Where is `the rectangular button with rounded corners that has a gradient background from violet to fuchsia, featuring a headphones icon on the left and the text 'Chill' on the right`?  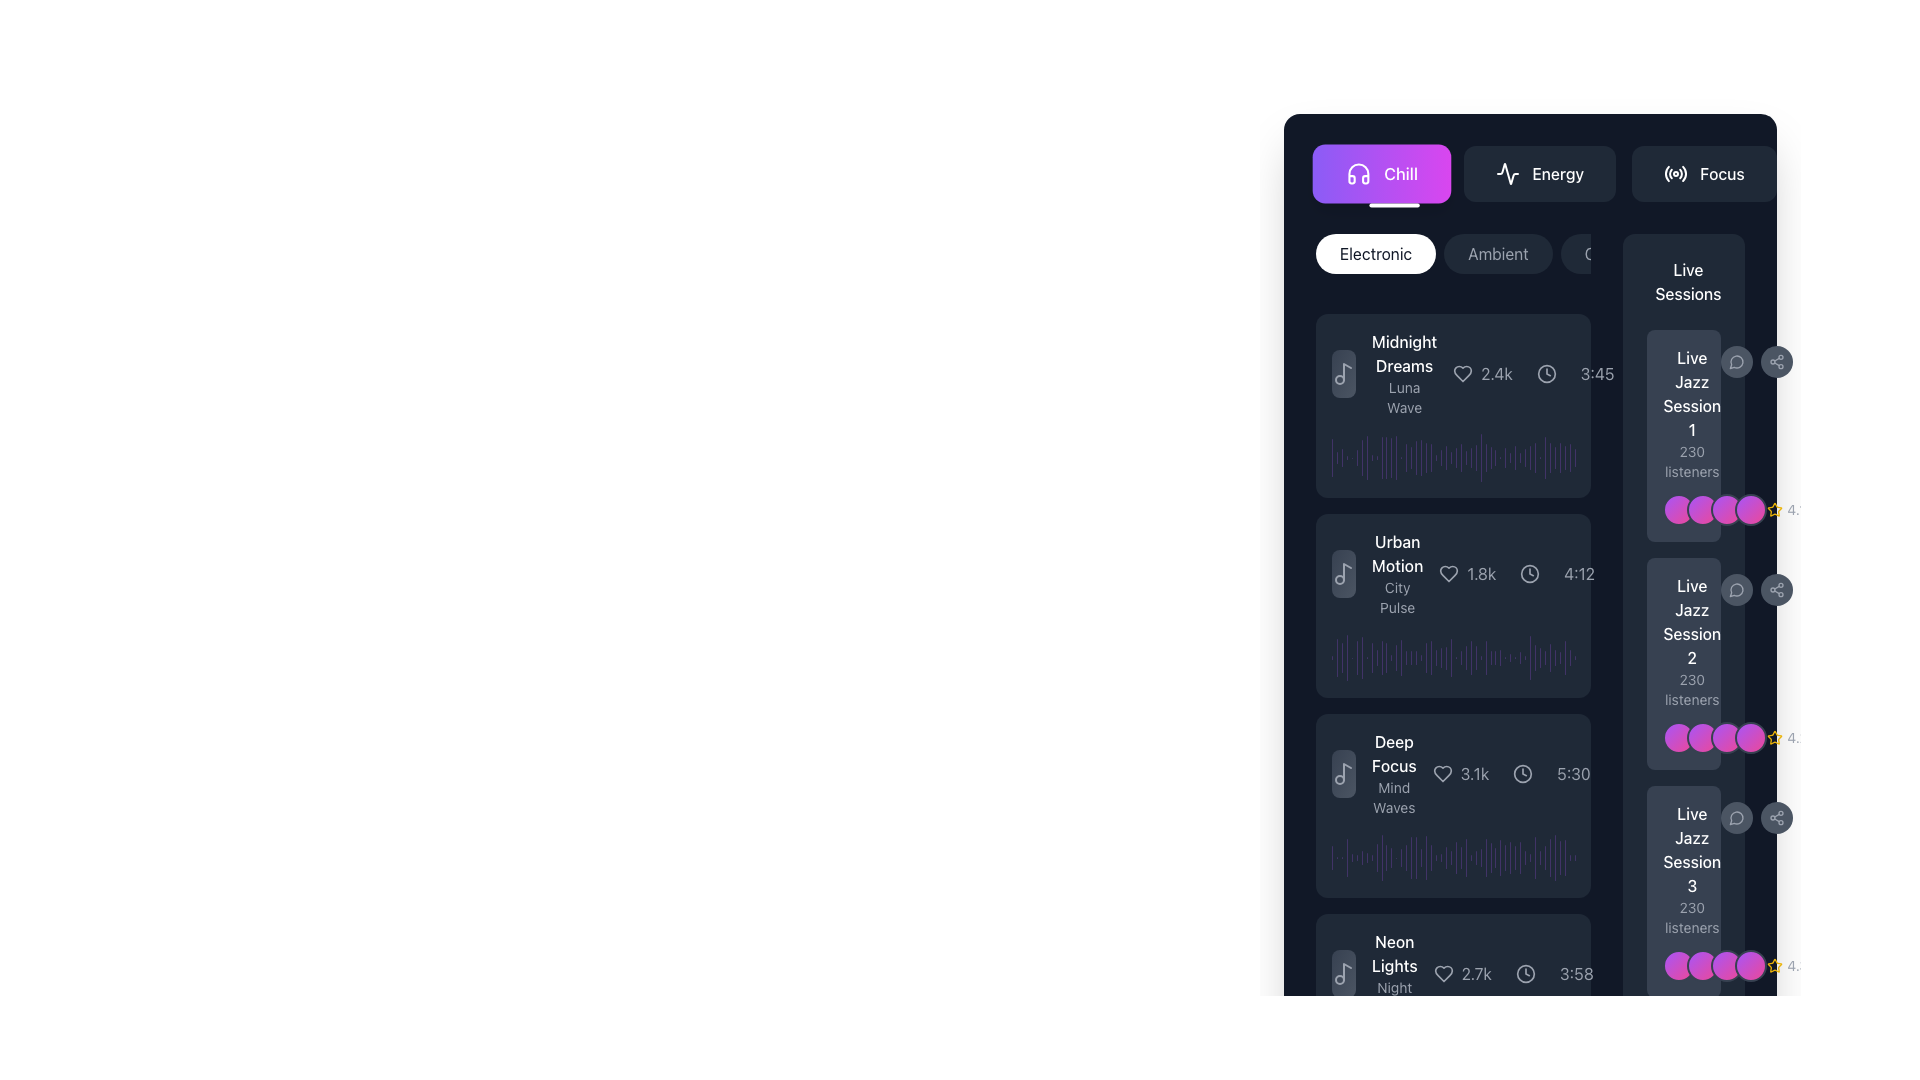
the rectangular button with rounded corners that has a gradient background from violet to fuchsia, featuring a headphones icon on the left and the text 'Chill' on the right is located at coordinates (1381, 172).